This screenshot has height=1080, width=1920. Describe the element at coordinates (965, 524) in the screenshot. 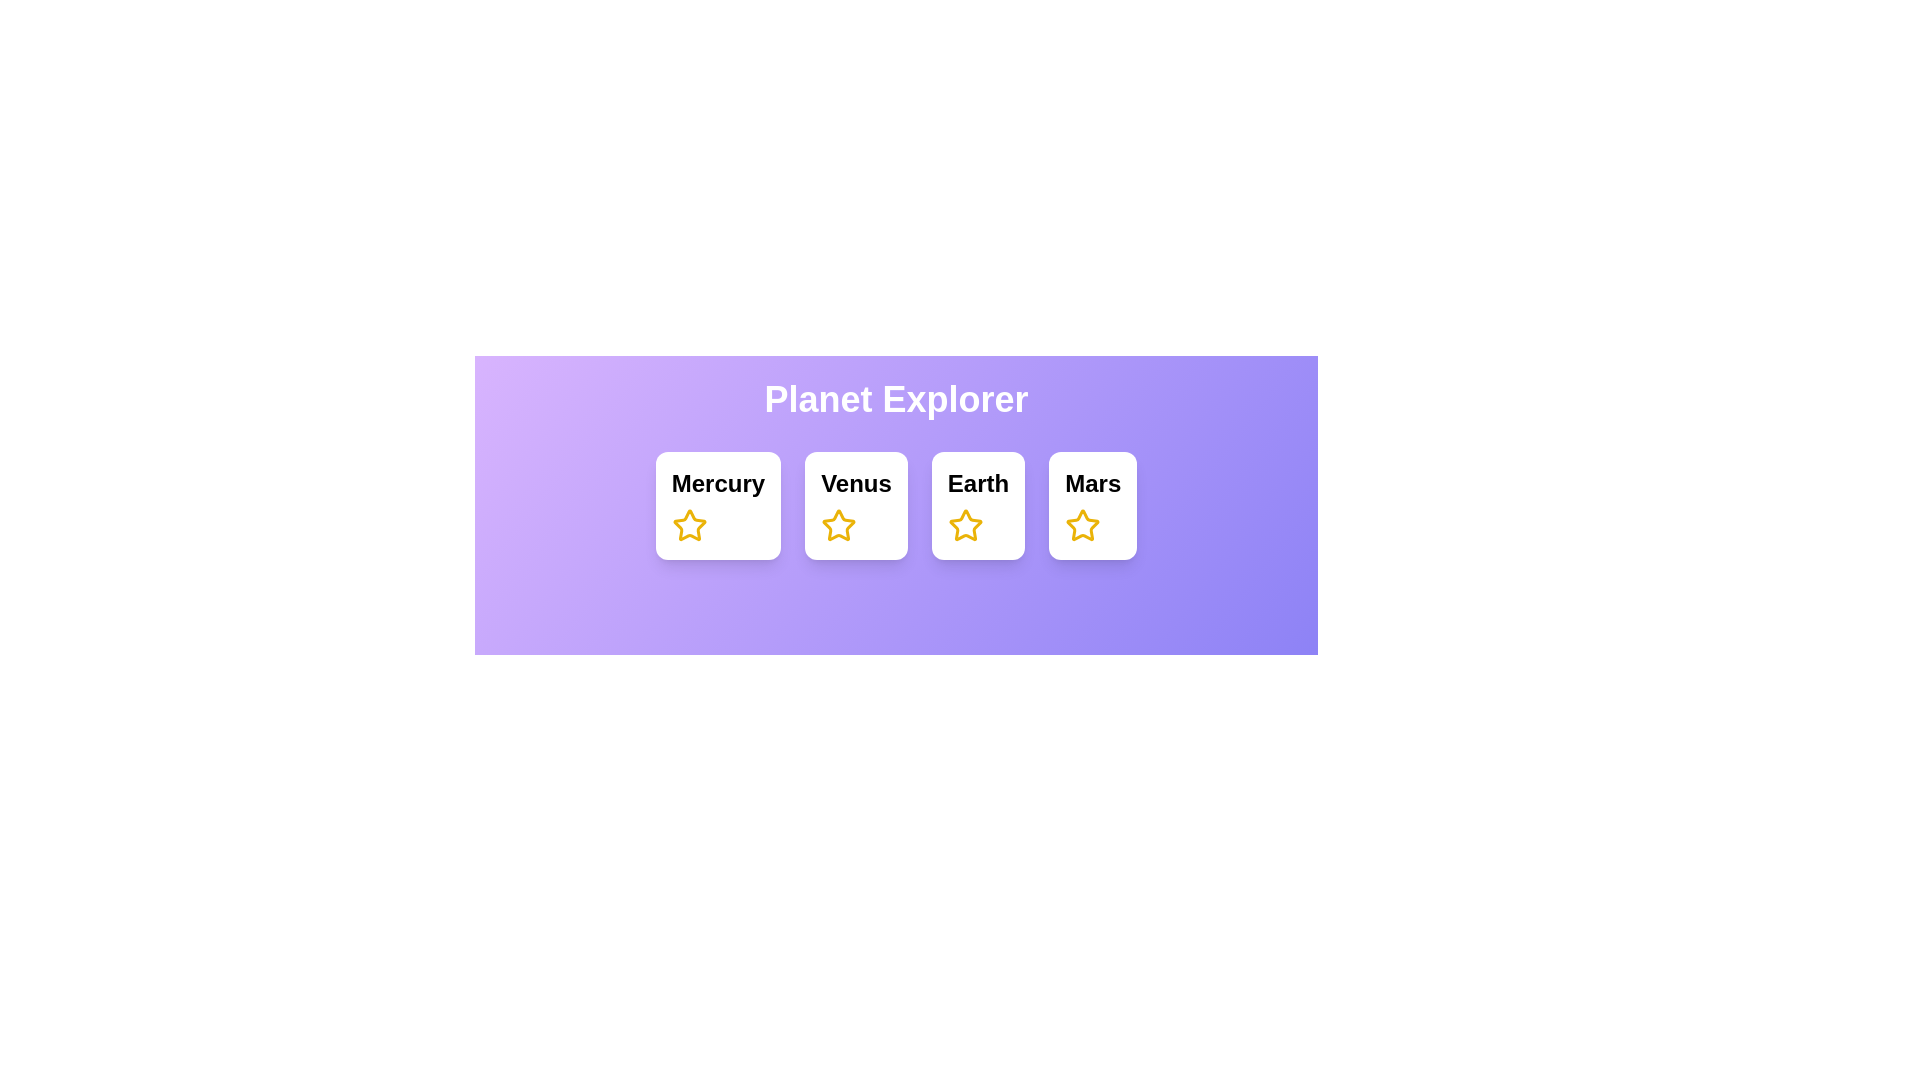

I see `the star icon outlined in gold, located under the card labeled 'Earth,'` at that location.